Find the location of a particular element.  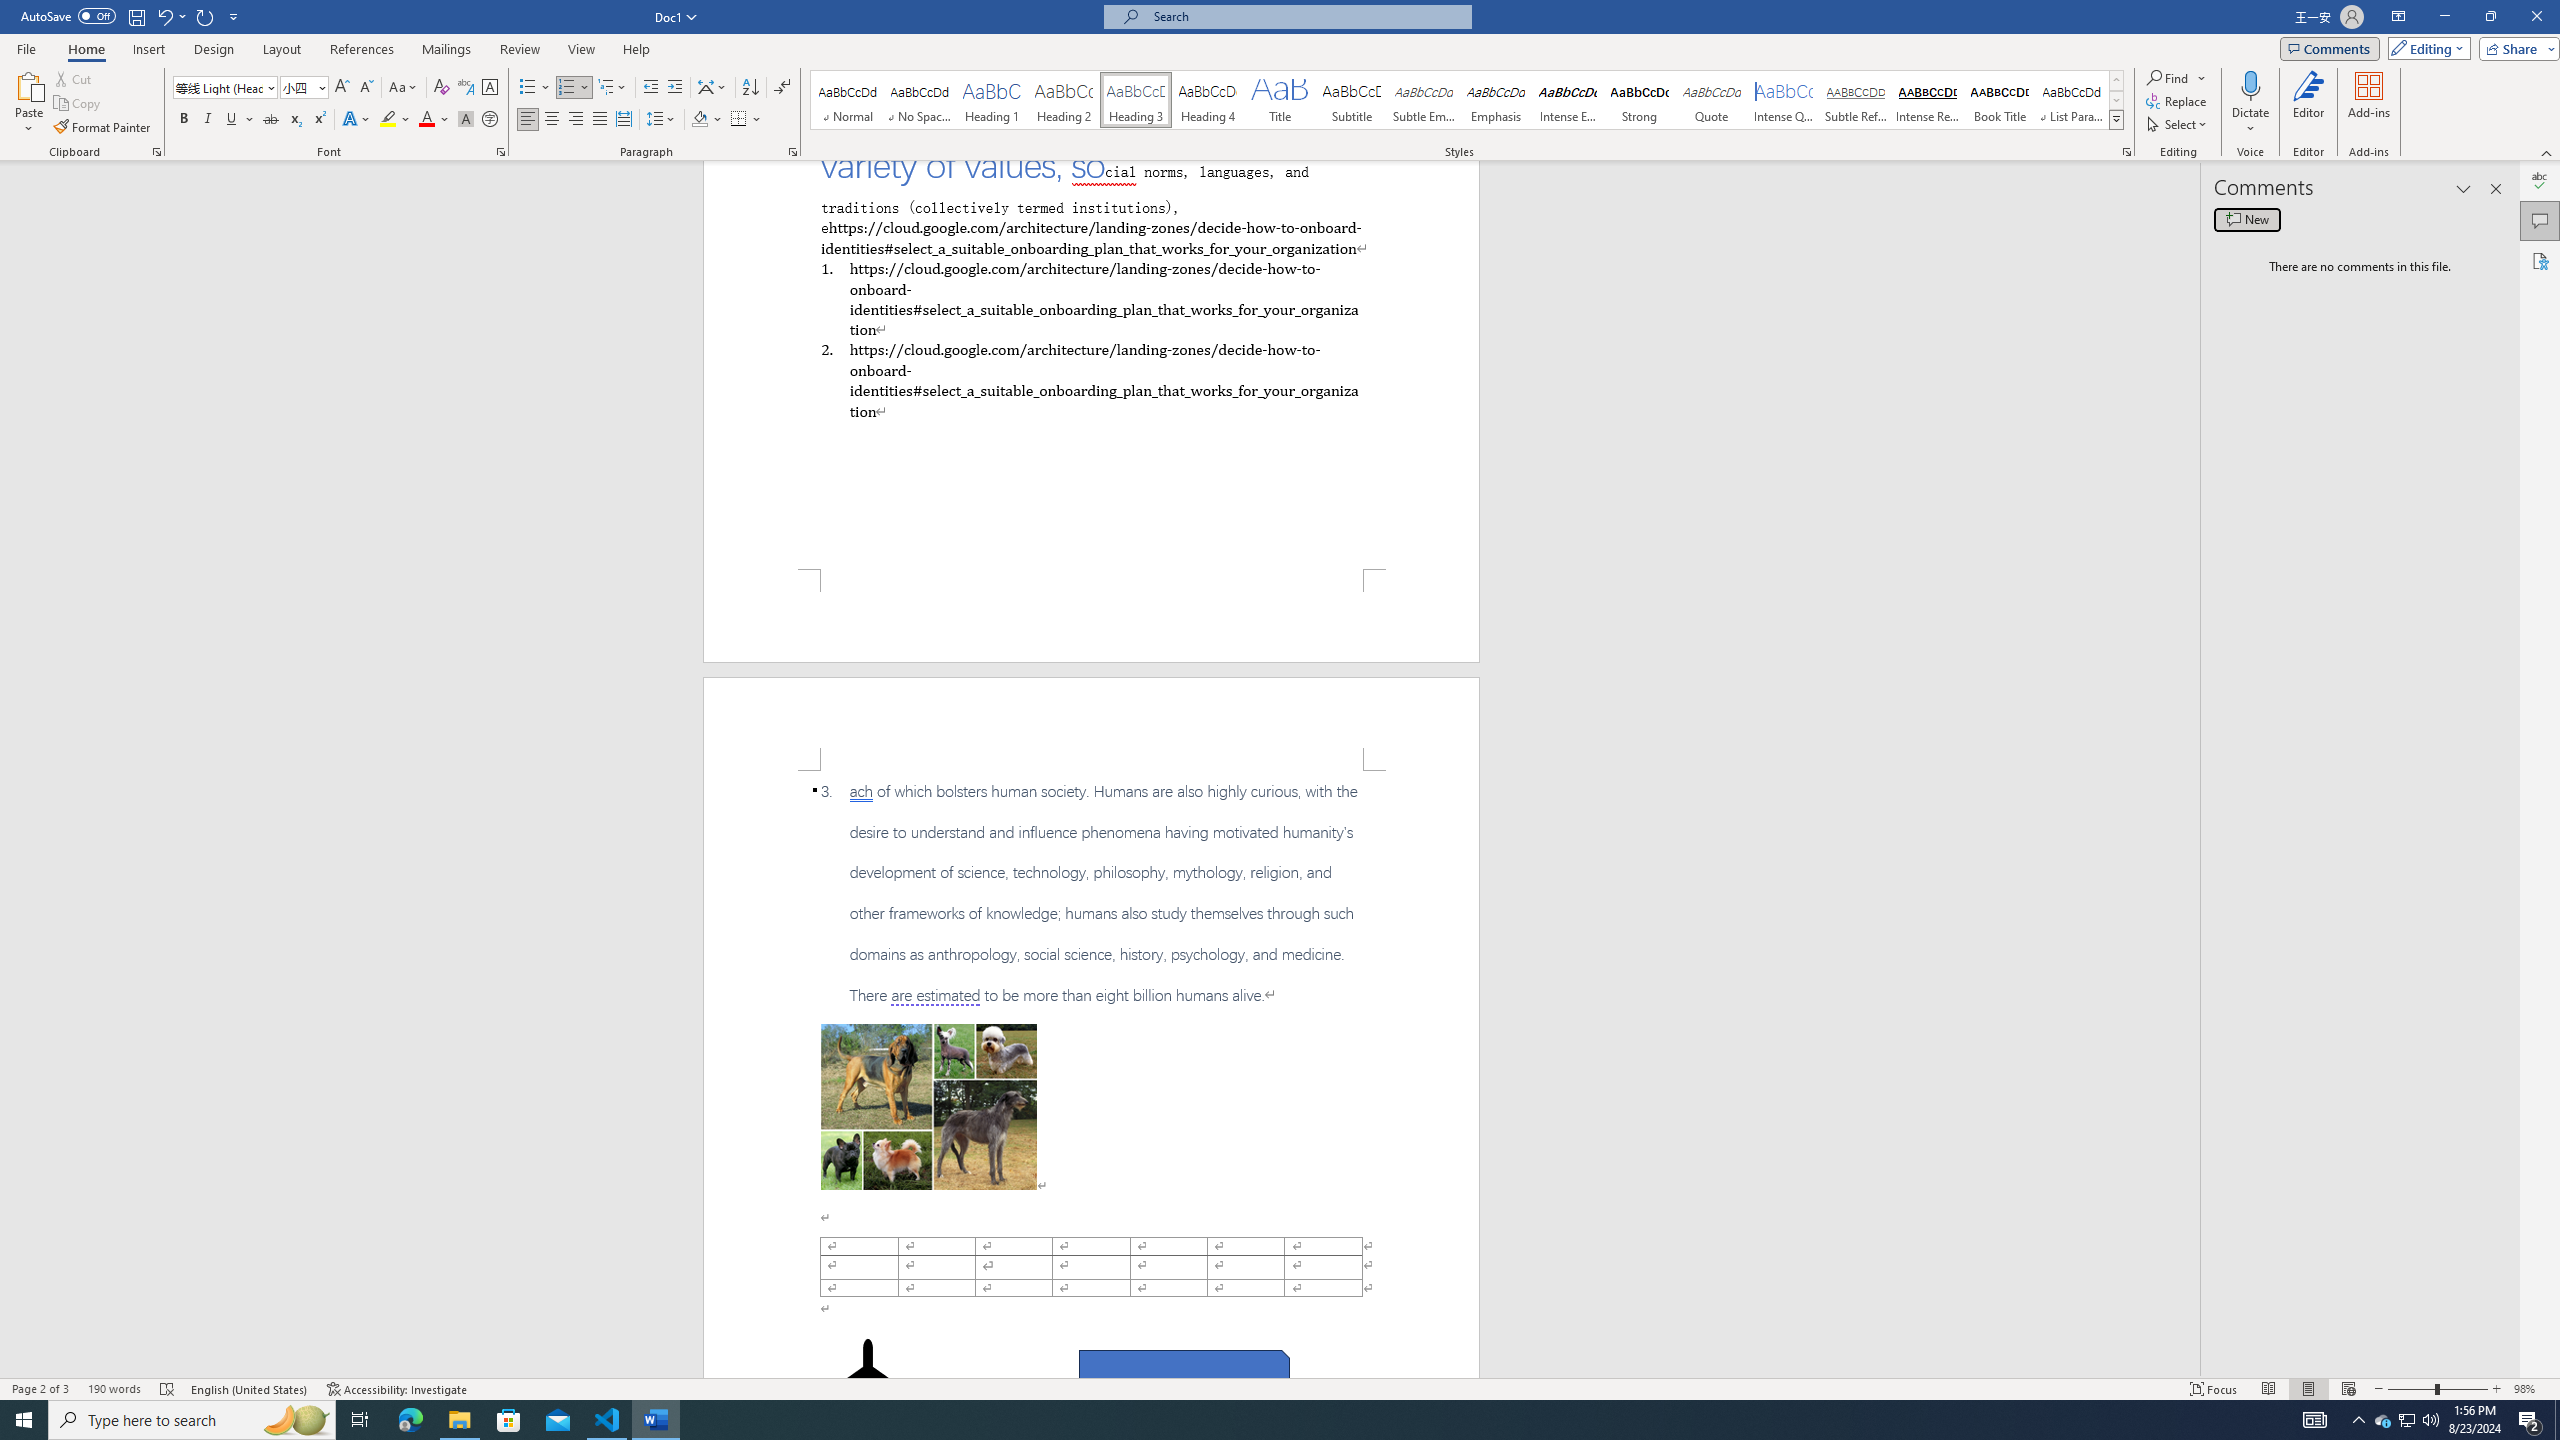

'Text Effects and Typography' is located at coordinates (354, 118).